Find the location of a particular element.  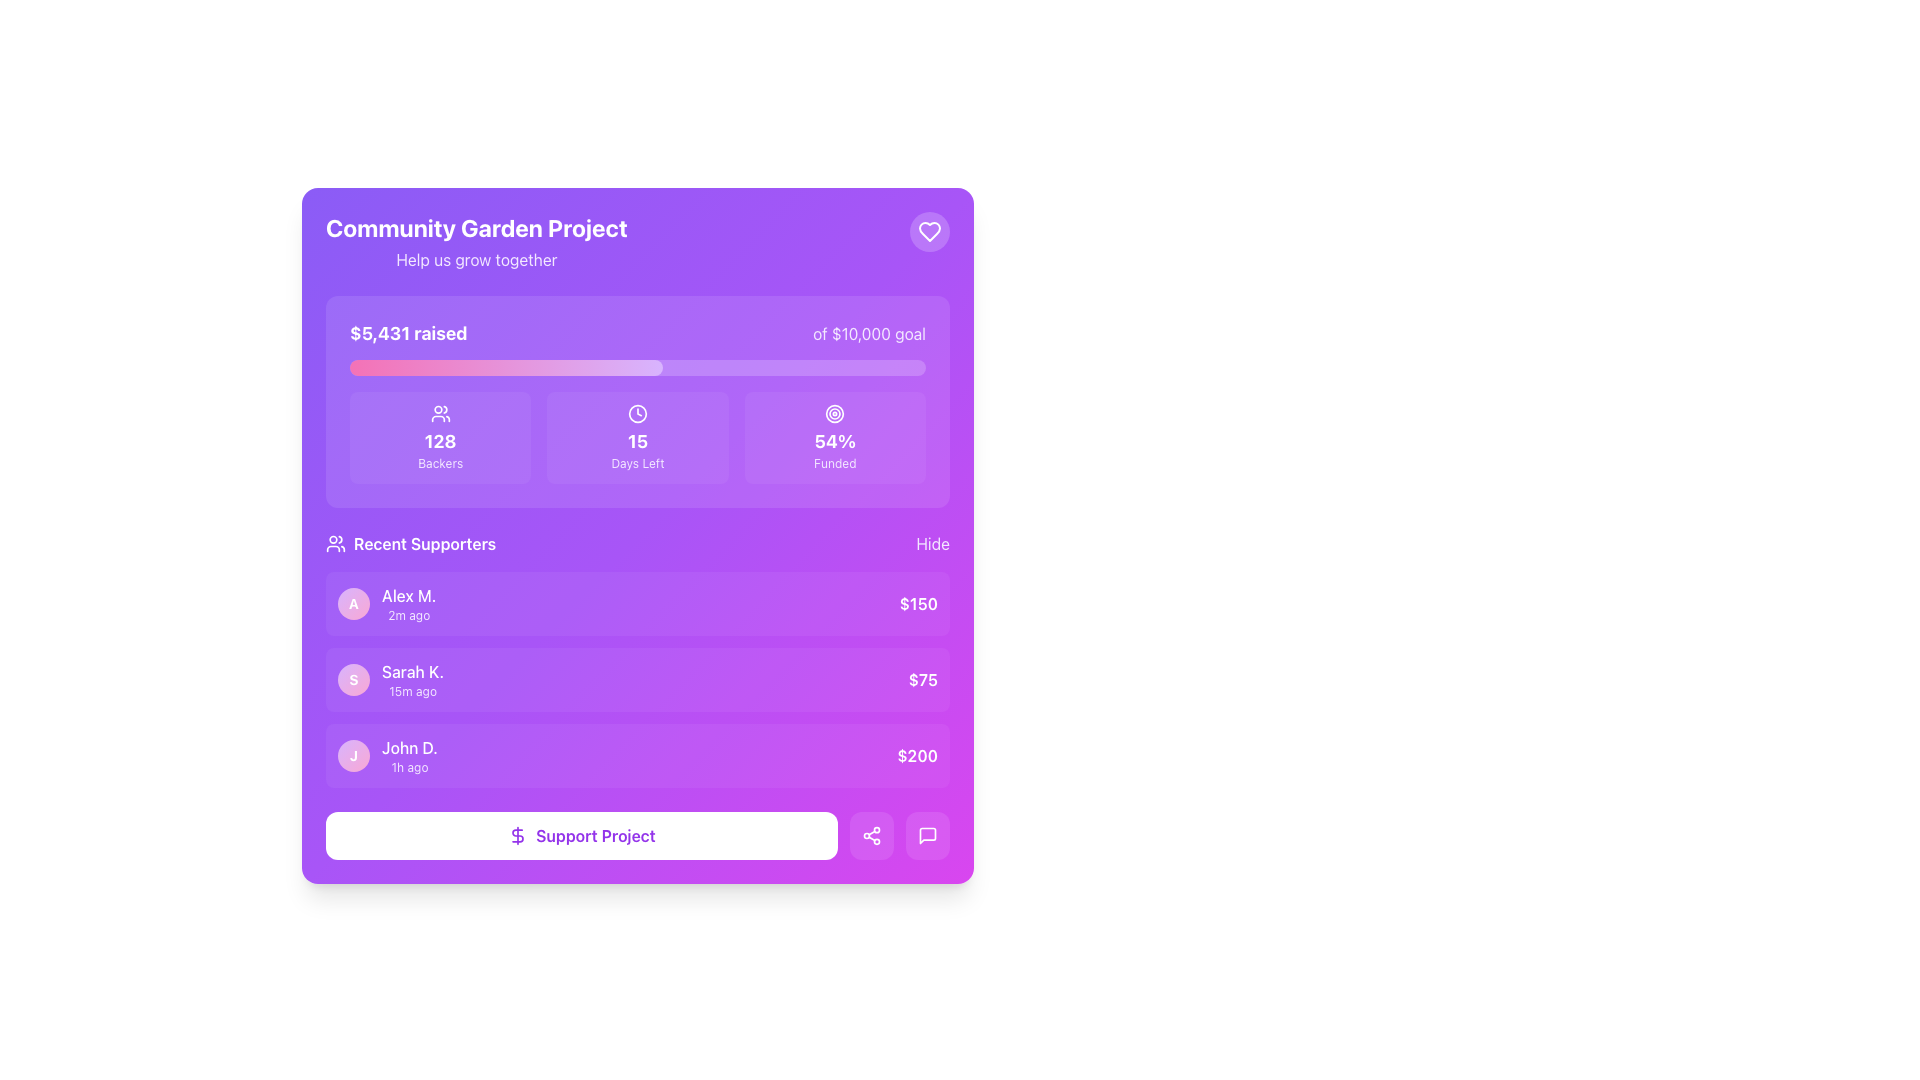

the second entry in the list of recent supporters is located at coordinates (637, 678).